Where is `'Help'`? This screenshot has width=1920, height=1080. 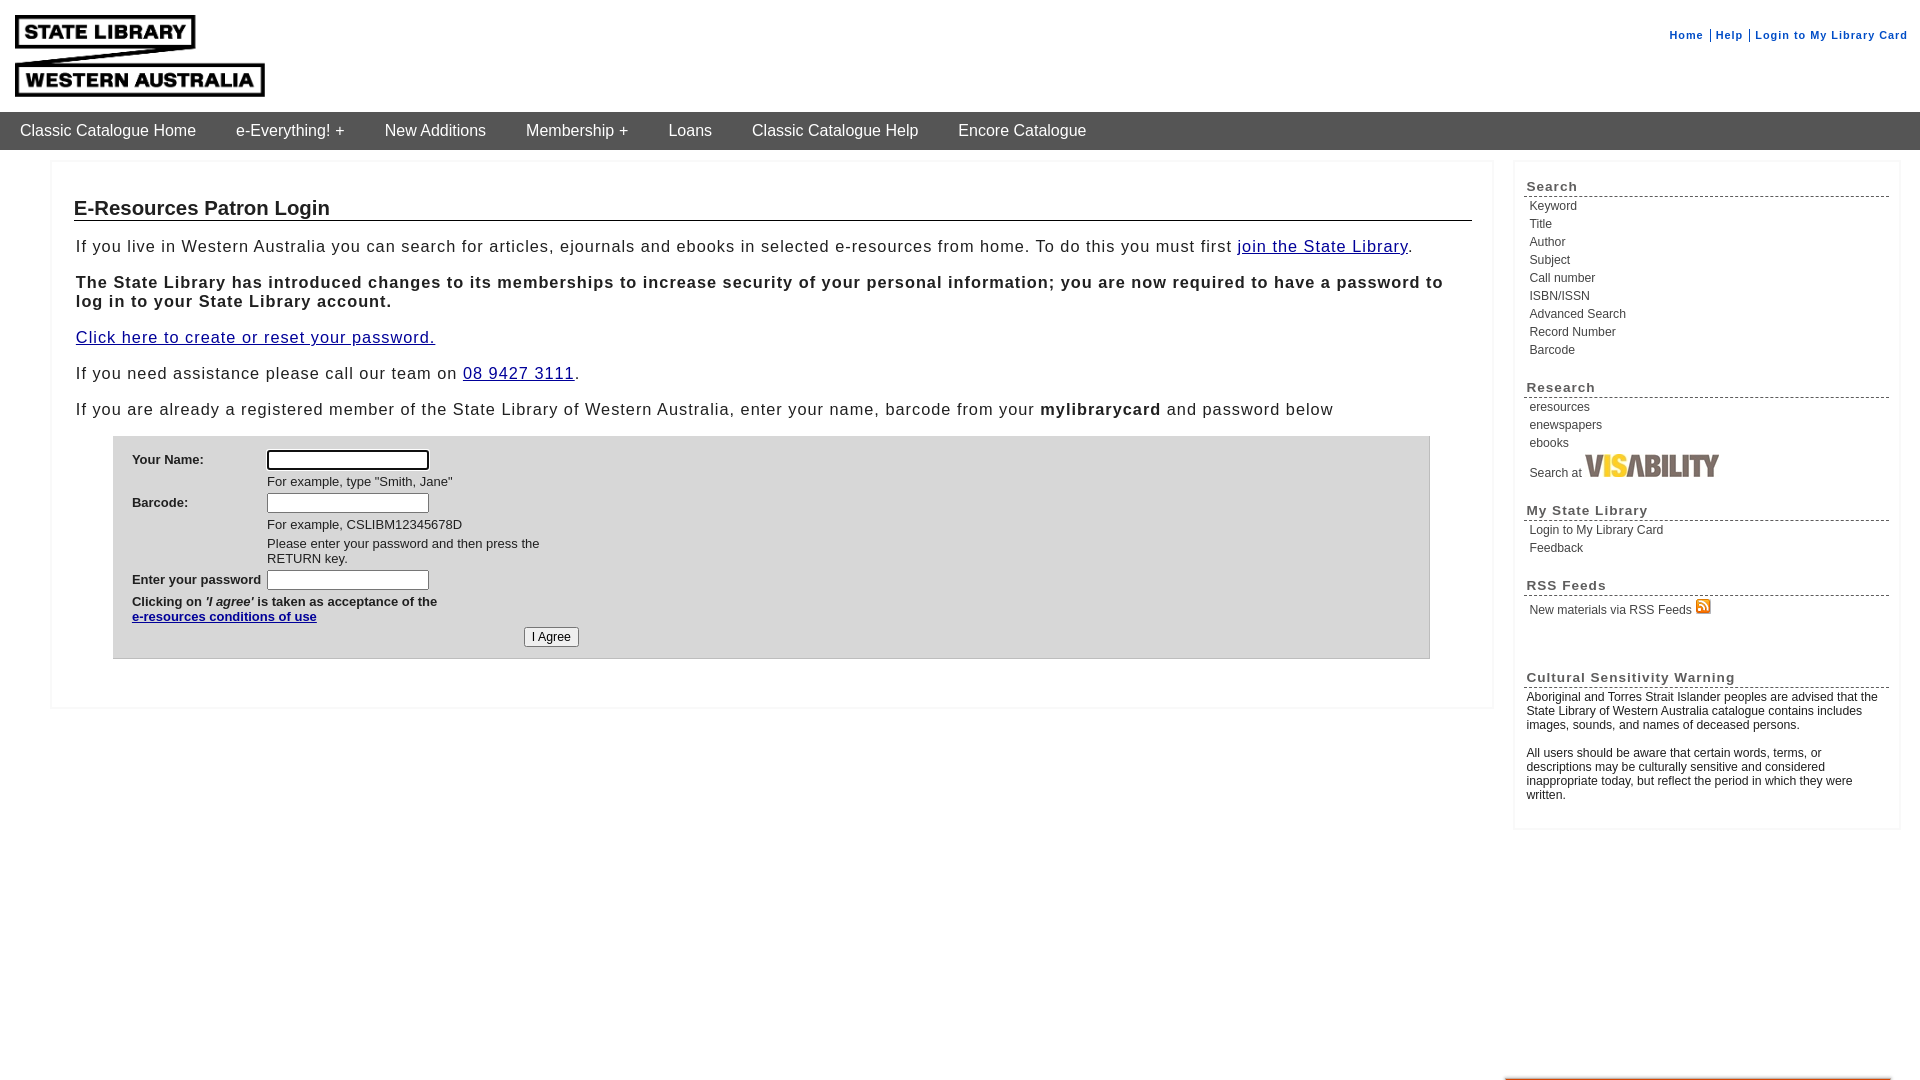 'Help' is located at coordinates (1715, 34).